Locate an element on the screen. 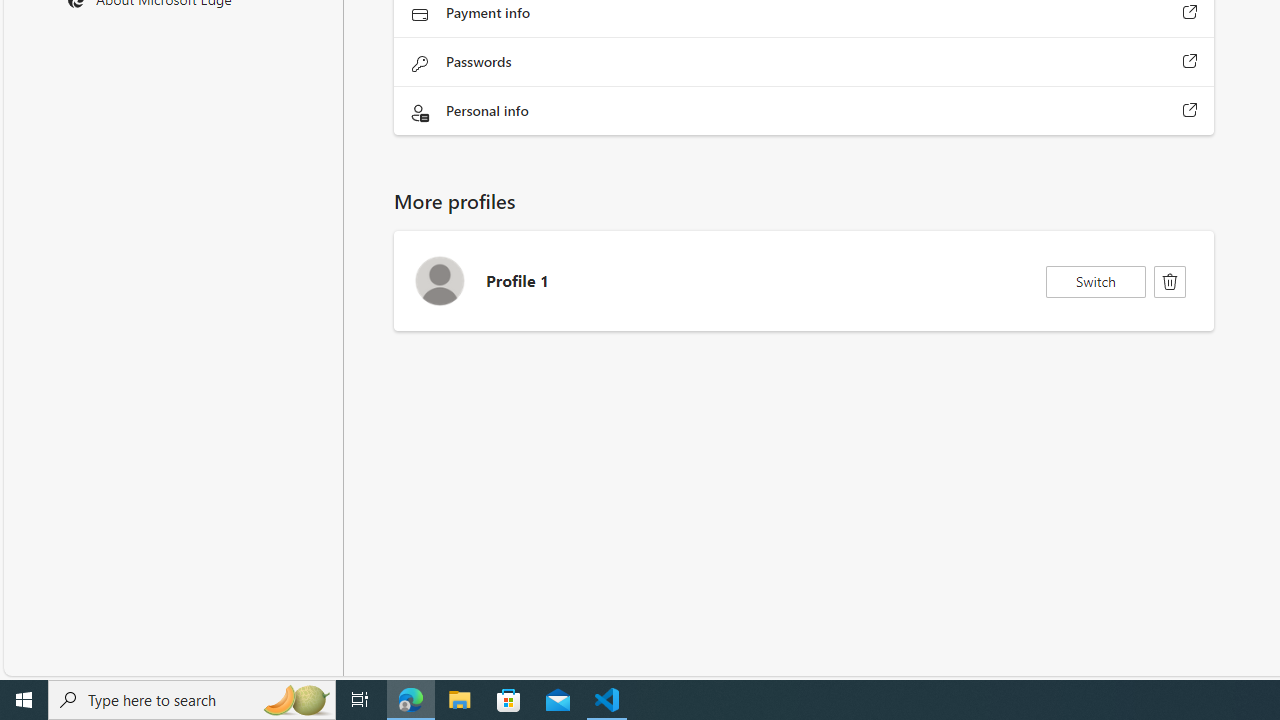 The width and height of the screenshot is (1280, 720). 'Delete' is located at coordinates (1170, 281).